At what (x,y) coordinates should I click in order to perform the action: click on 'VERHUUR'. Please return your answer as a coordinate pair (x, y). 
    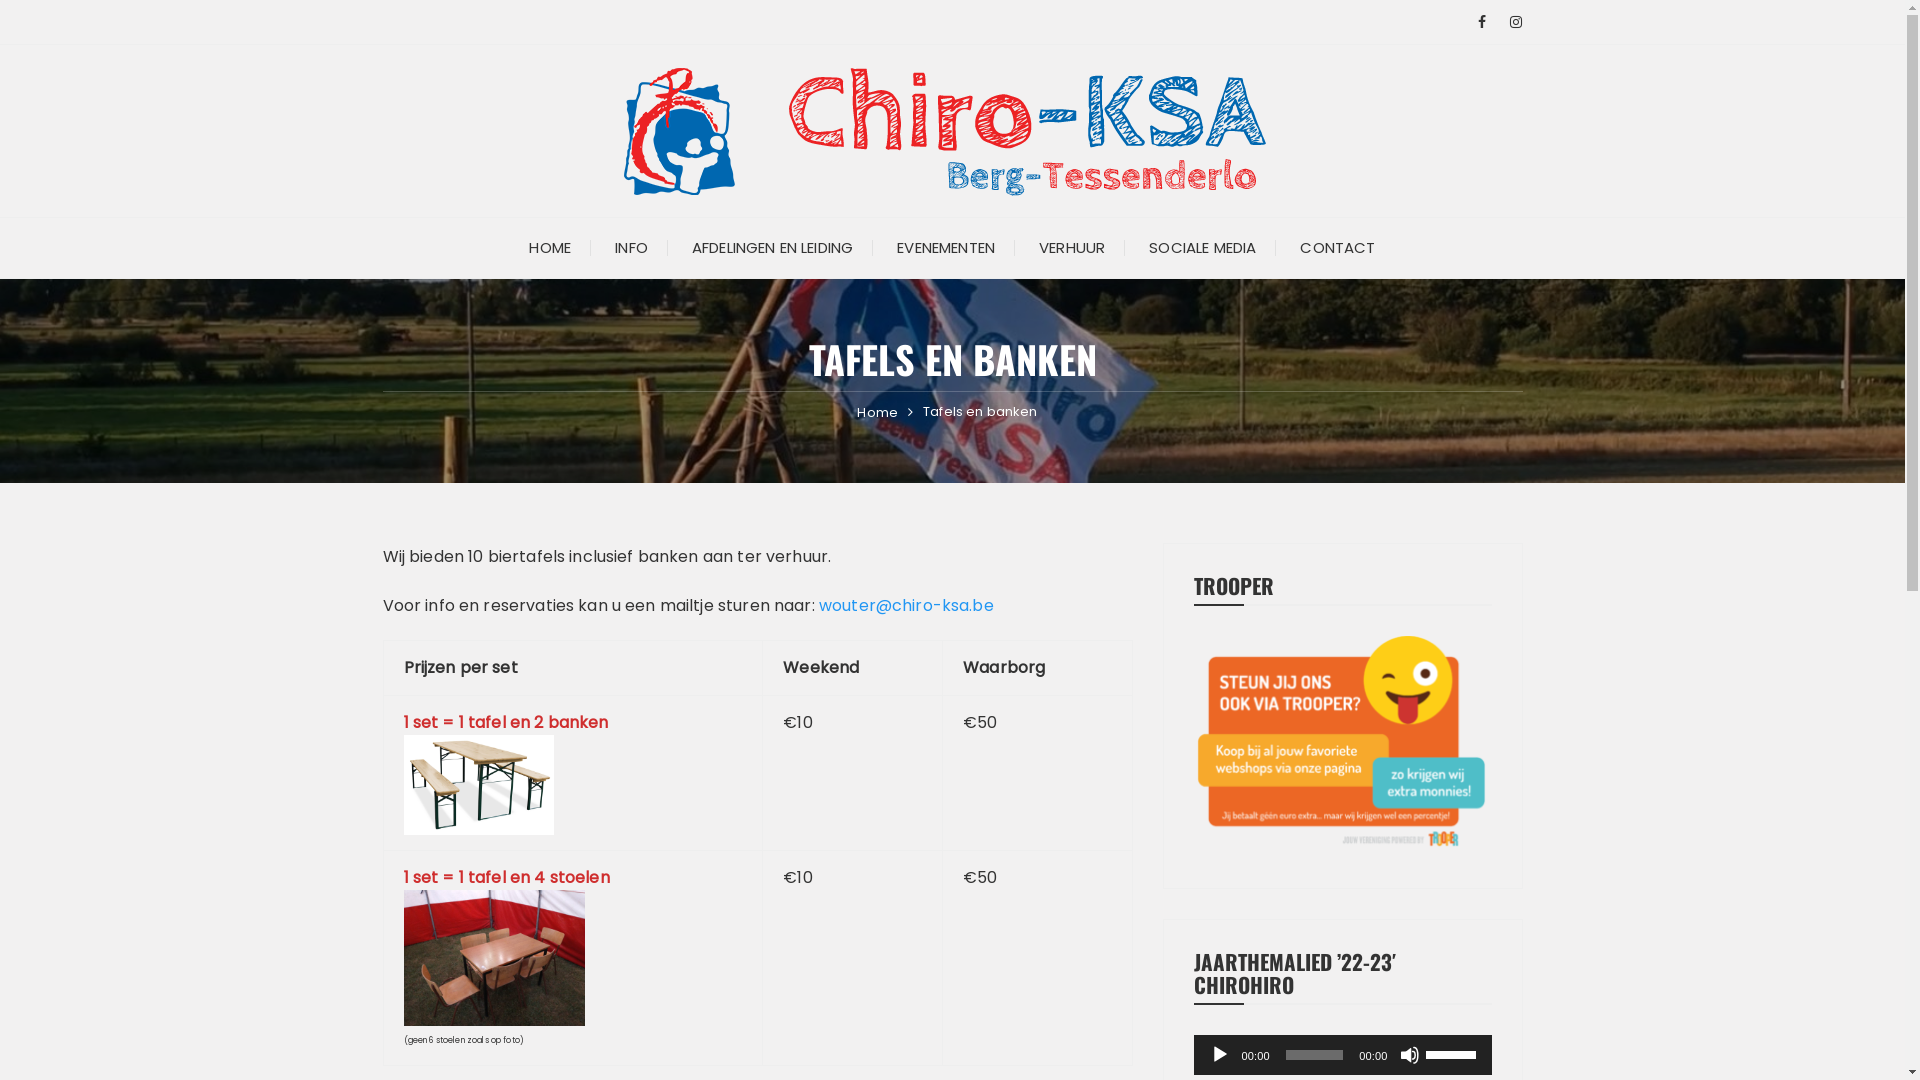
    Looking at the image, I should click on (1018, 246).